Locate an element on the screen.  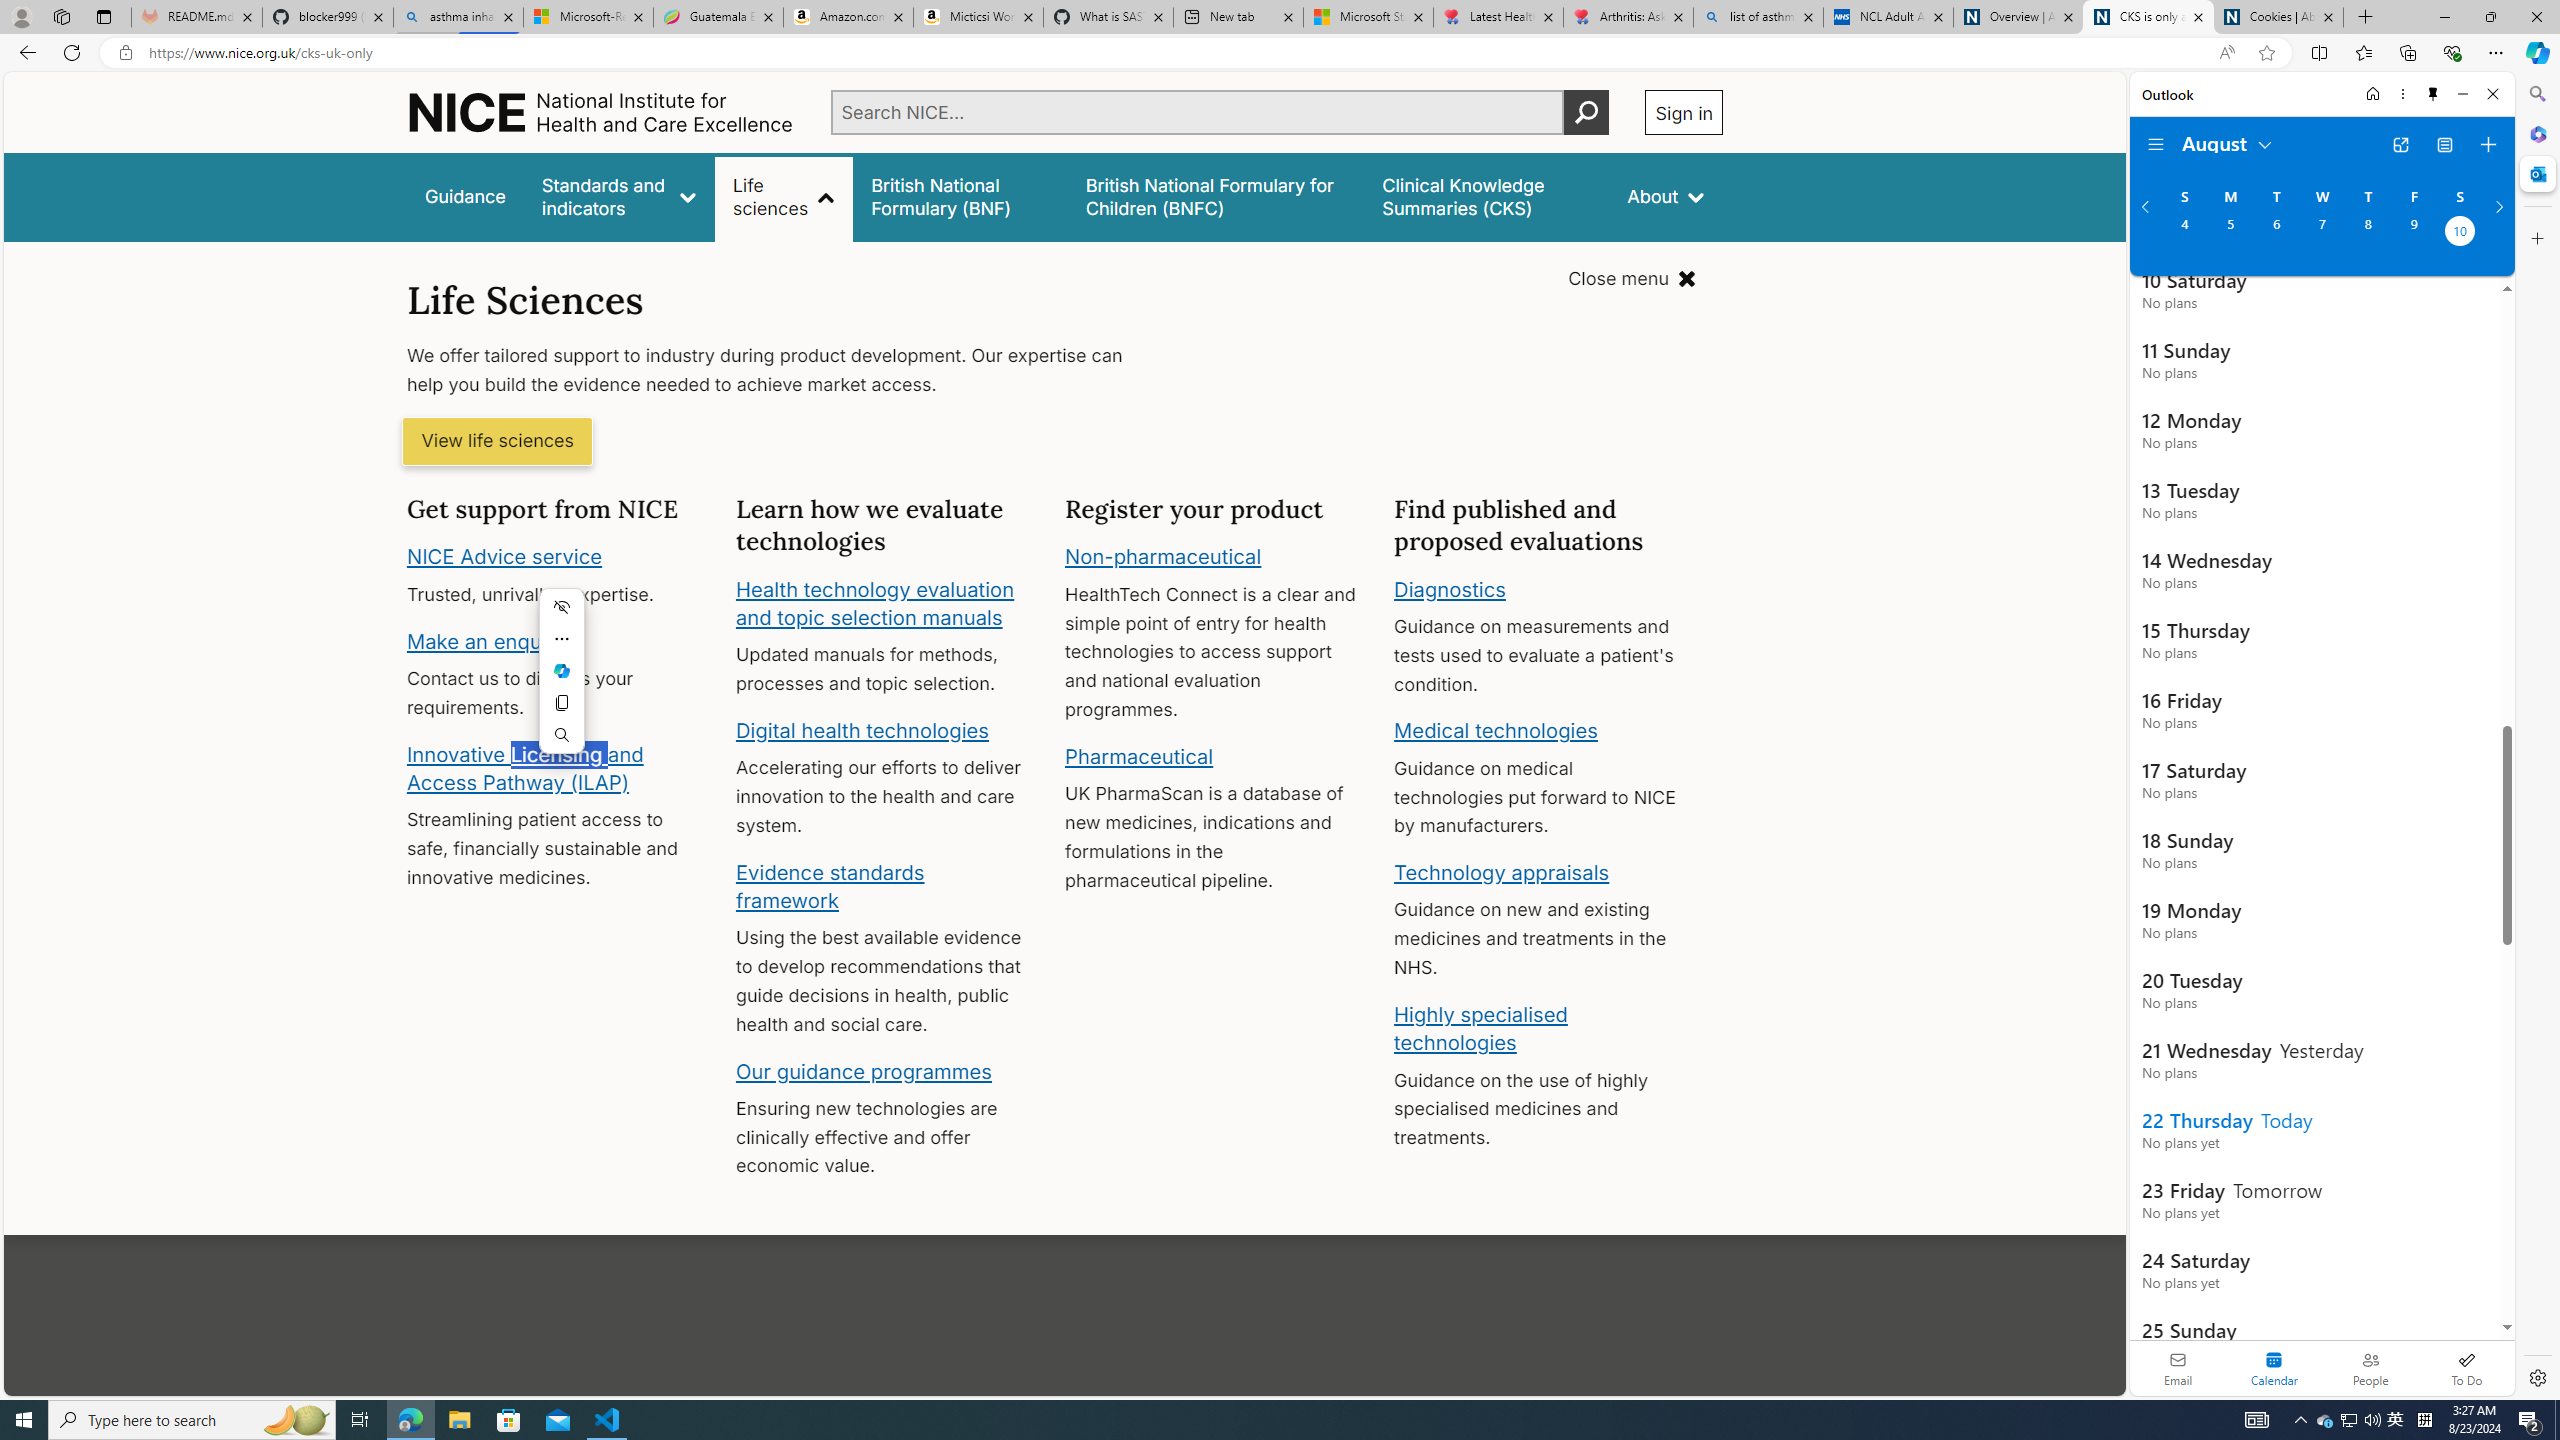
'August' is located at coordinates (2227, 141).